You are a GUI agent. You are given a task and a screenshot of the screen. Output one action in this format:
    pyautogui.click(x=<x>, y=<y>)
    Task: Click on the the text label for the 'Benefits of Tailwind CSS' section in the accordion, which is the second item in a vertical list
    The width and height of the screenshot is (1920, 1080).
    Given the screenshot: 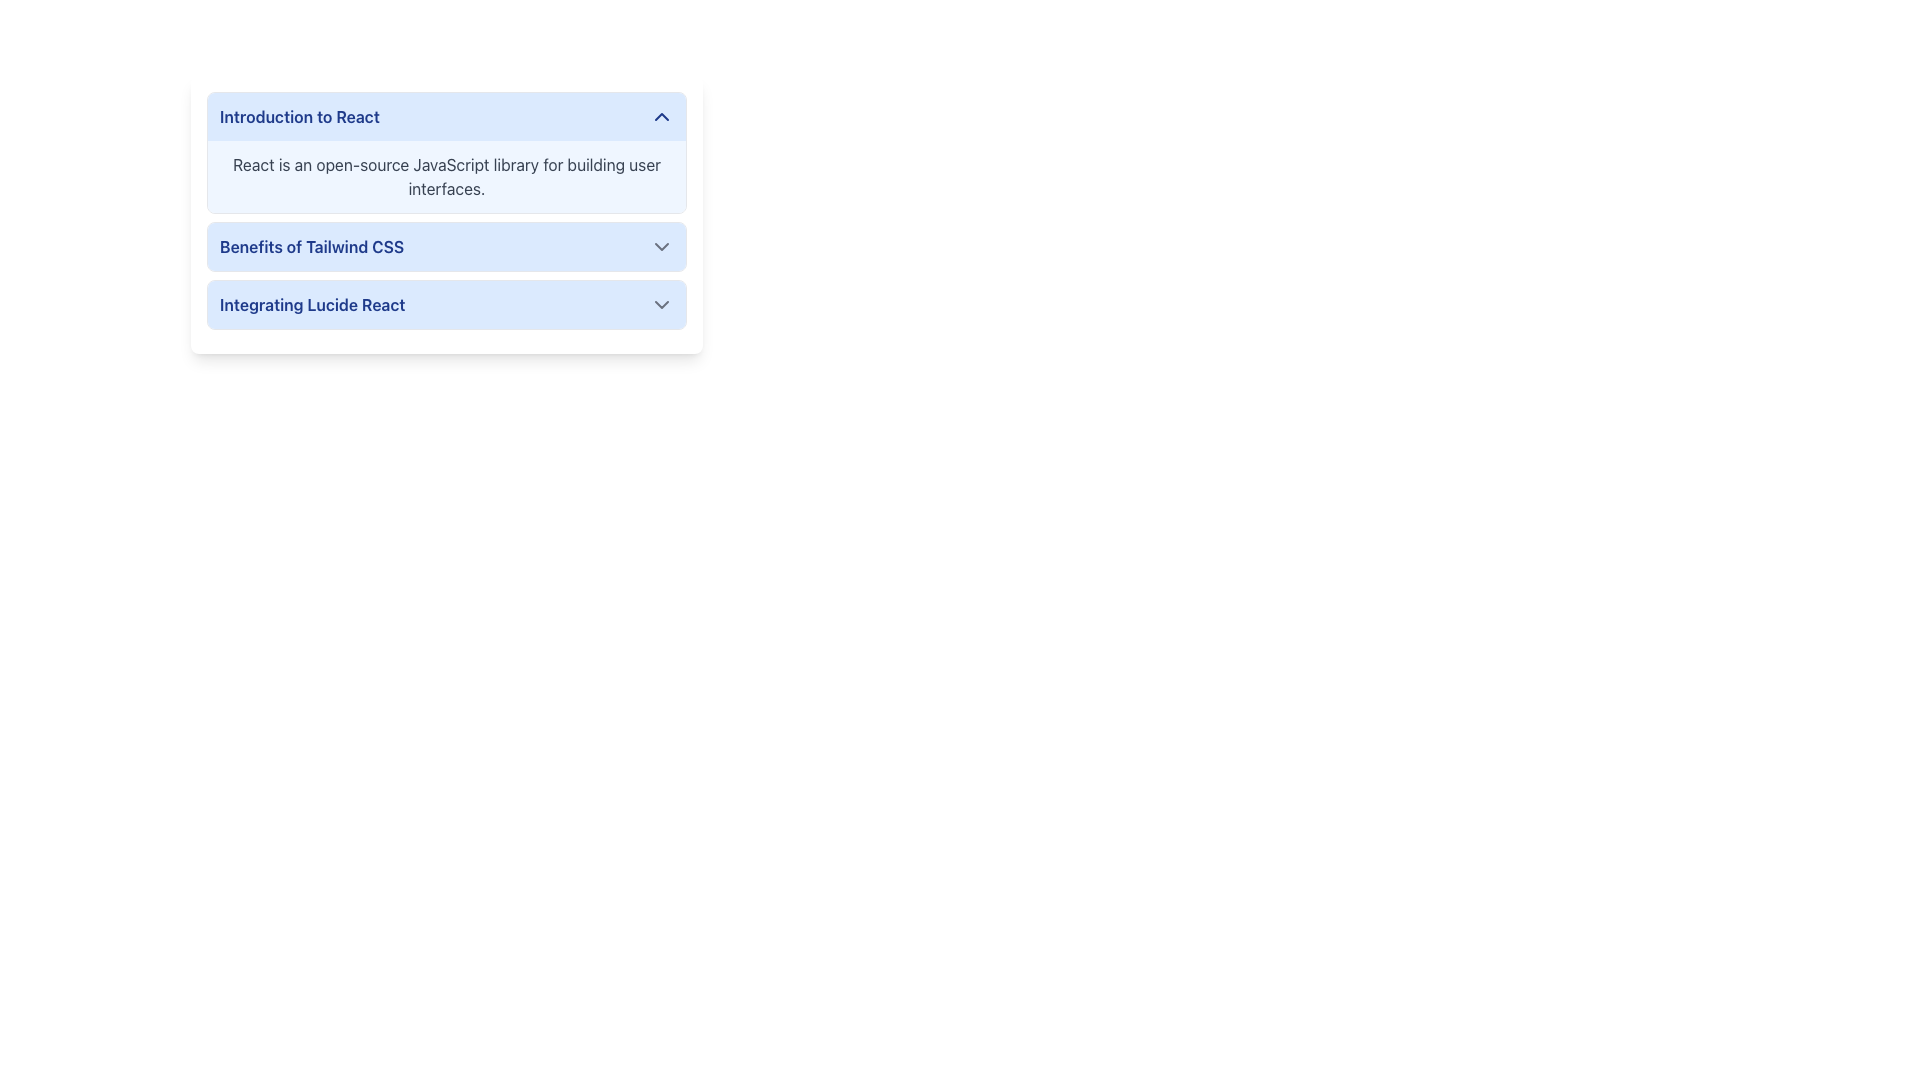 What is the action you would take?
    pyautogui.click(x=311, y=245)
    